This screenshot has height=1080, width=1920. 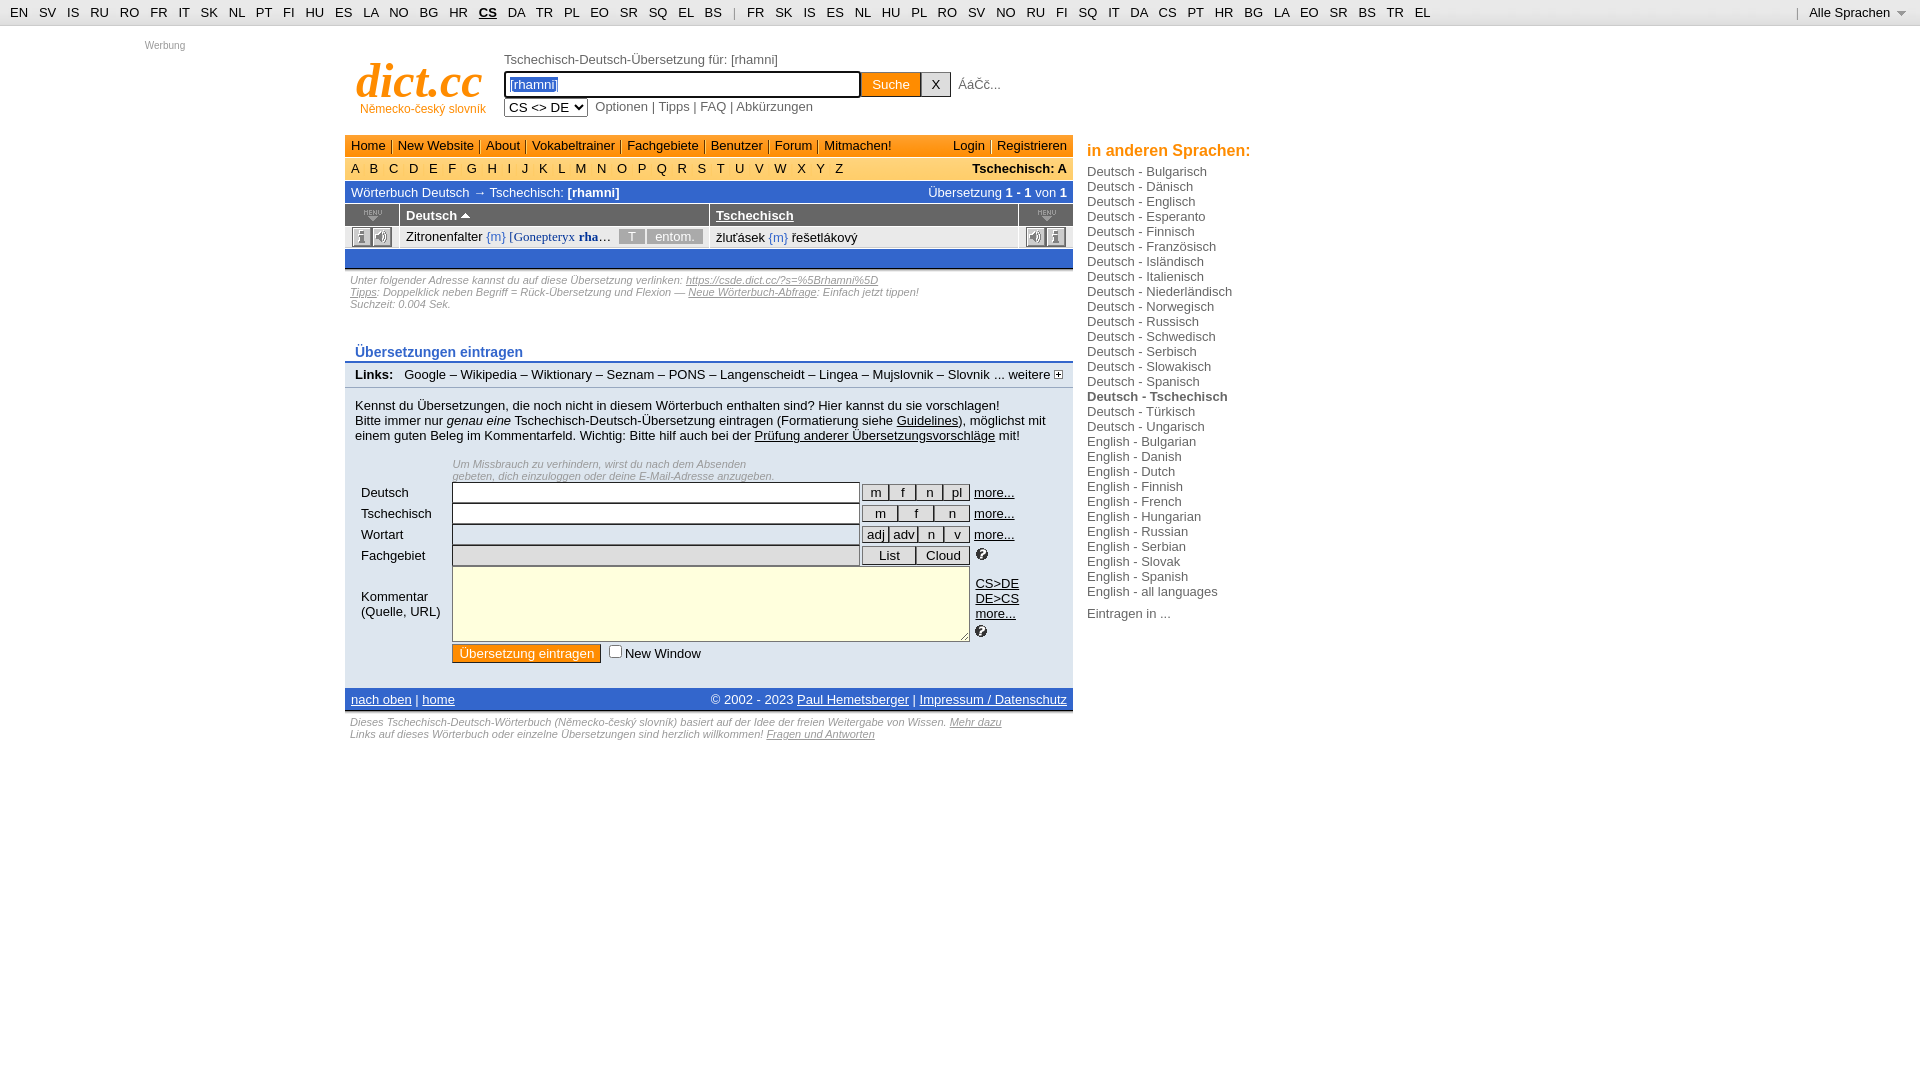 I want to click on 'n', so click(x=930, y=533).